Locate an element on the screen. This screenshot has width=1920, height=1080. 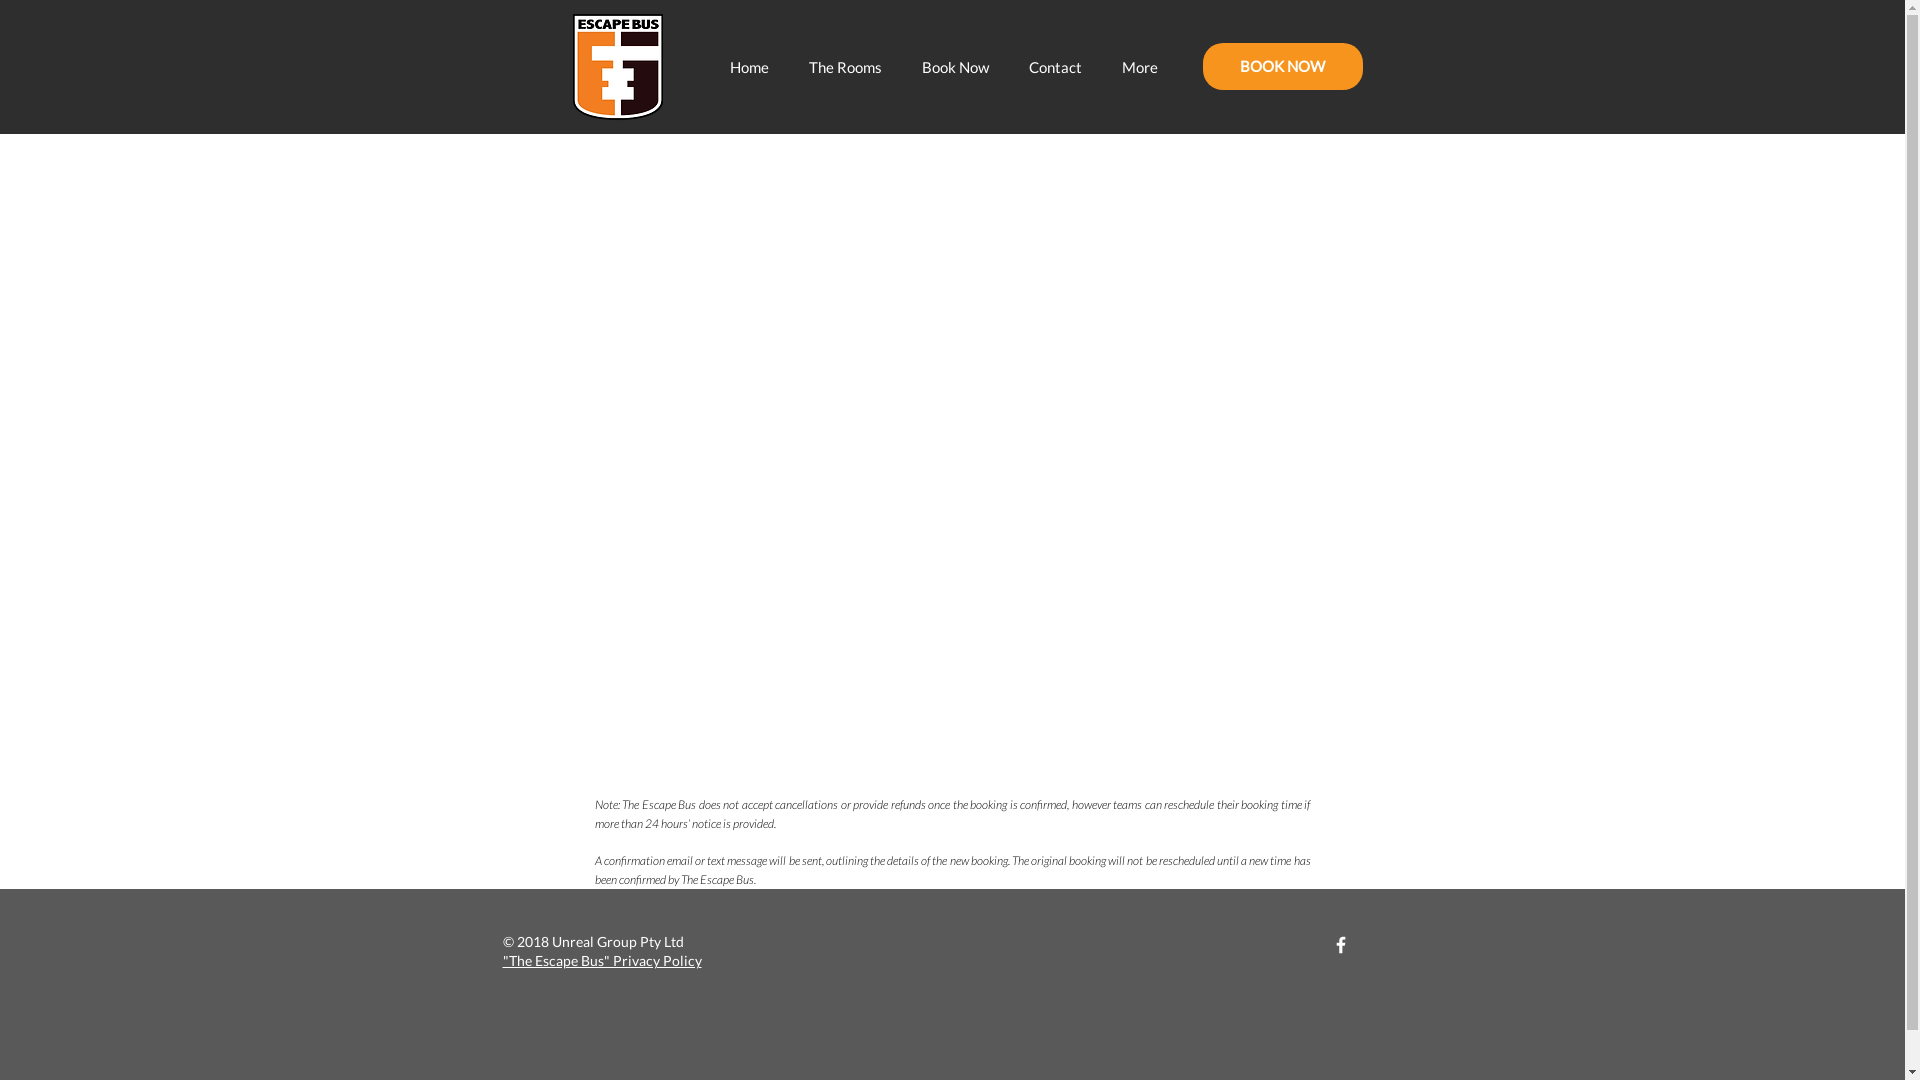
'Home' is located at coordinates (748, 65).